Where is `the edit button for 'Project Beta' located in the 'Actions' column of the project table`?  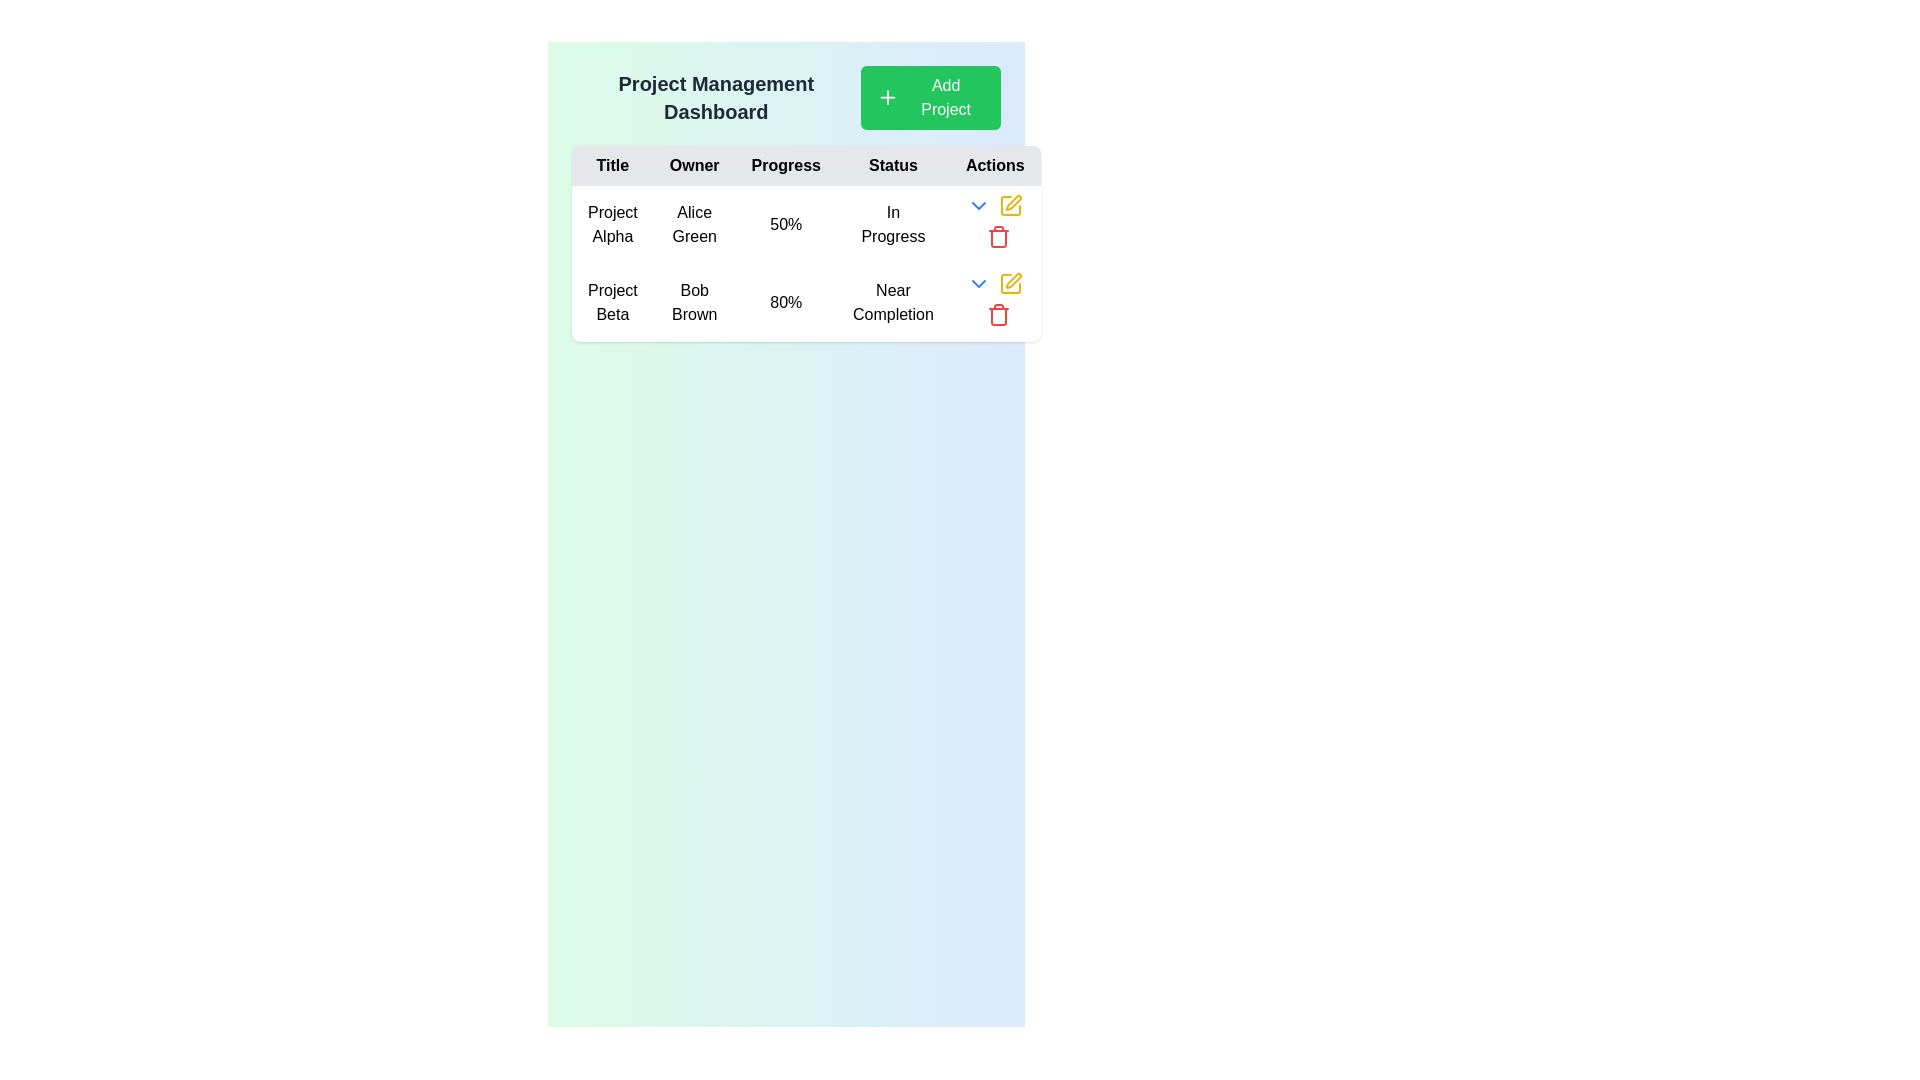 the edit button for 'Project Beta' located in the 'Actions' column of the project table is located at coordinates (1011, 205).